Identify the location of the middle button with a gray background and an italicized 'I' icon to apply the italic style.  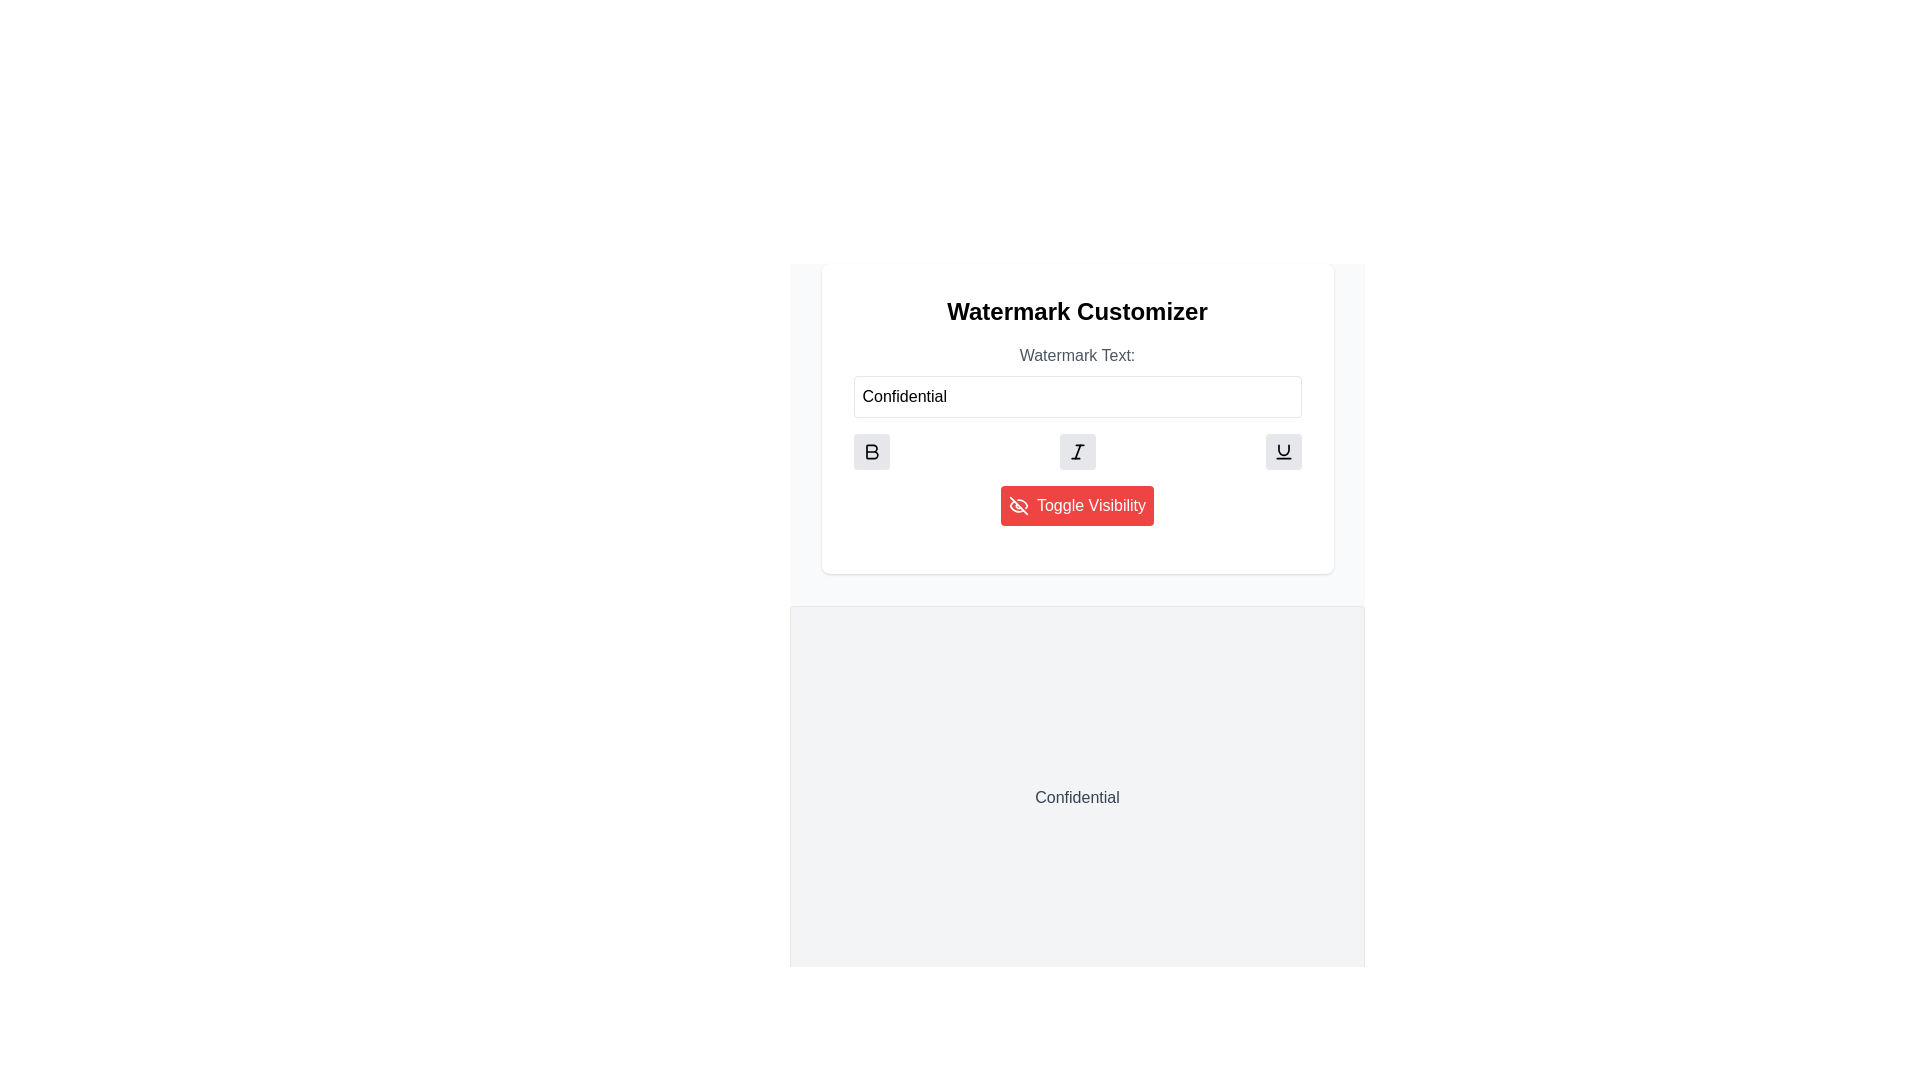
(1076, 451).